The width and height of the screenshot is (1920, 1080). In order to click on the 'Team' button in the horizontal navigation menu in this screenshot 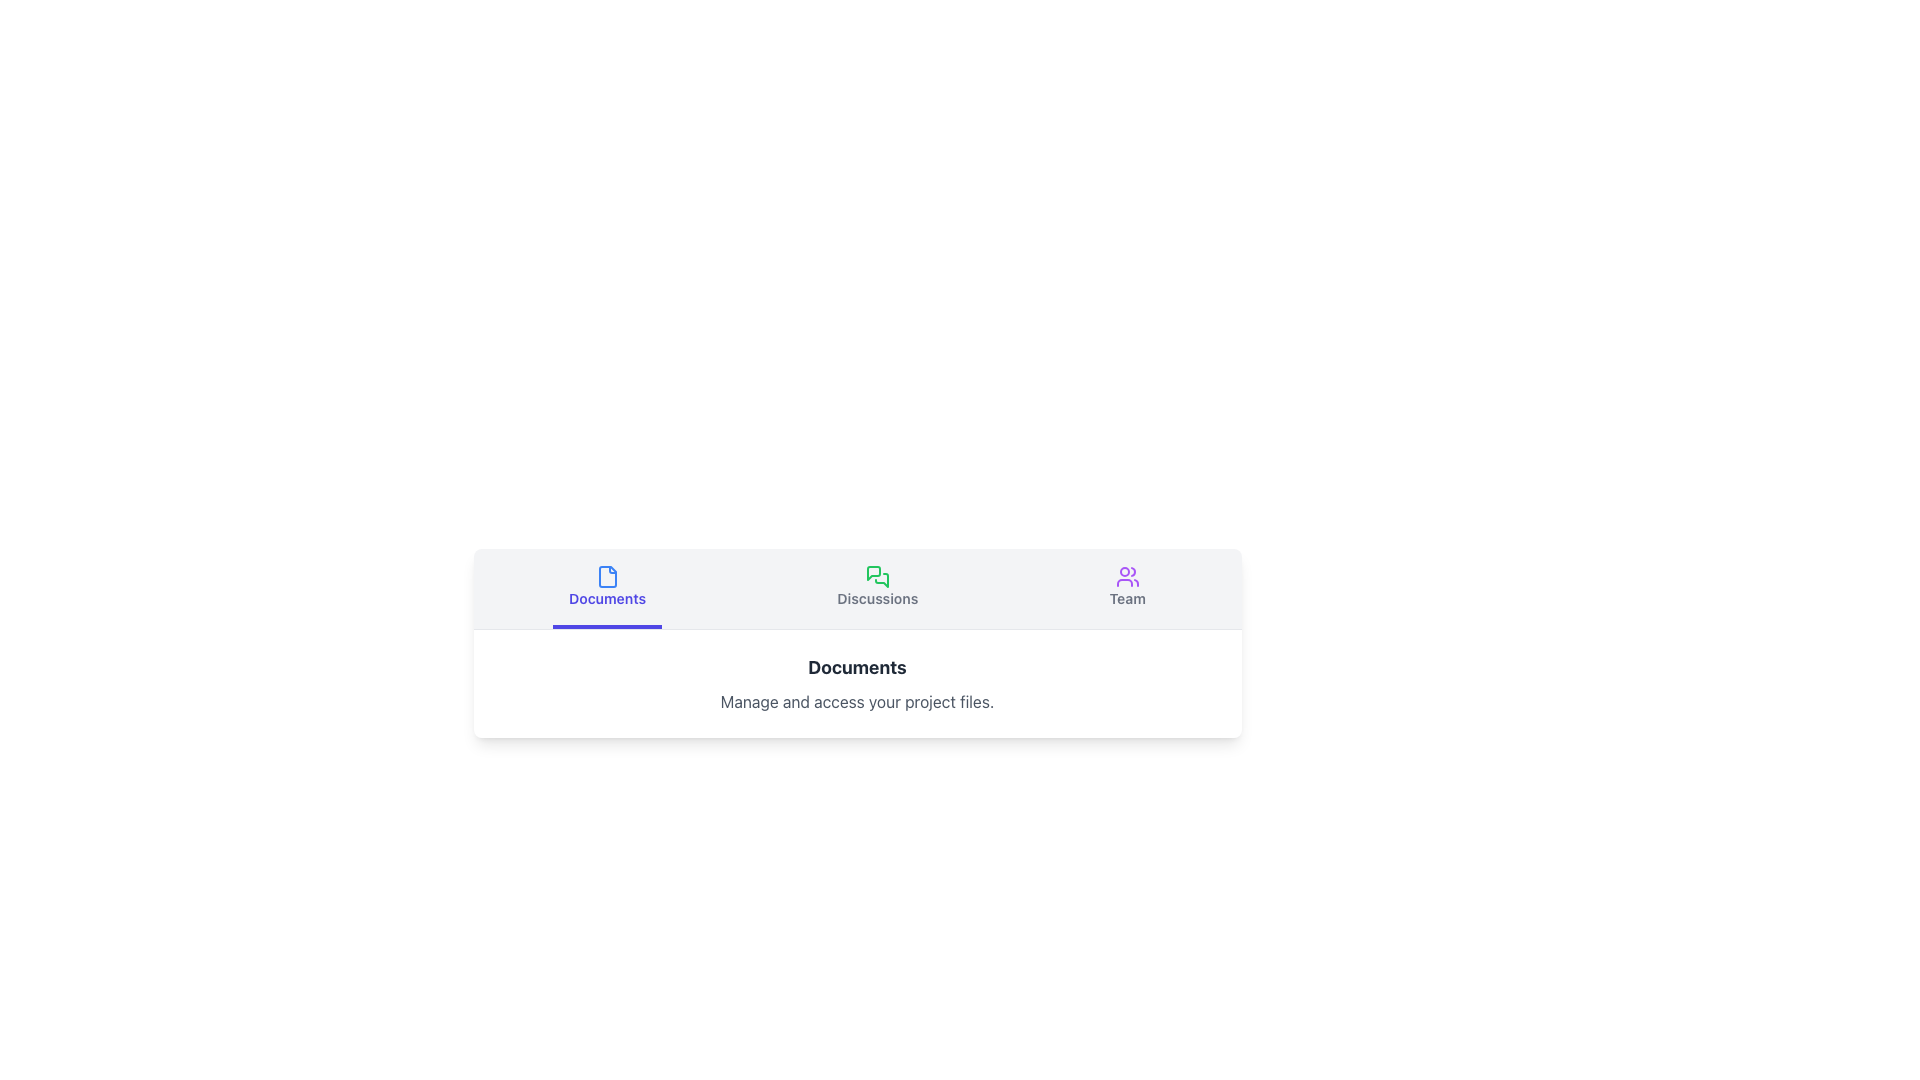, I will do `click(1127, 587)`.